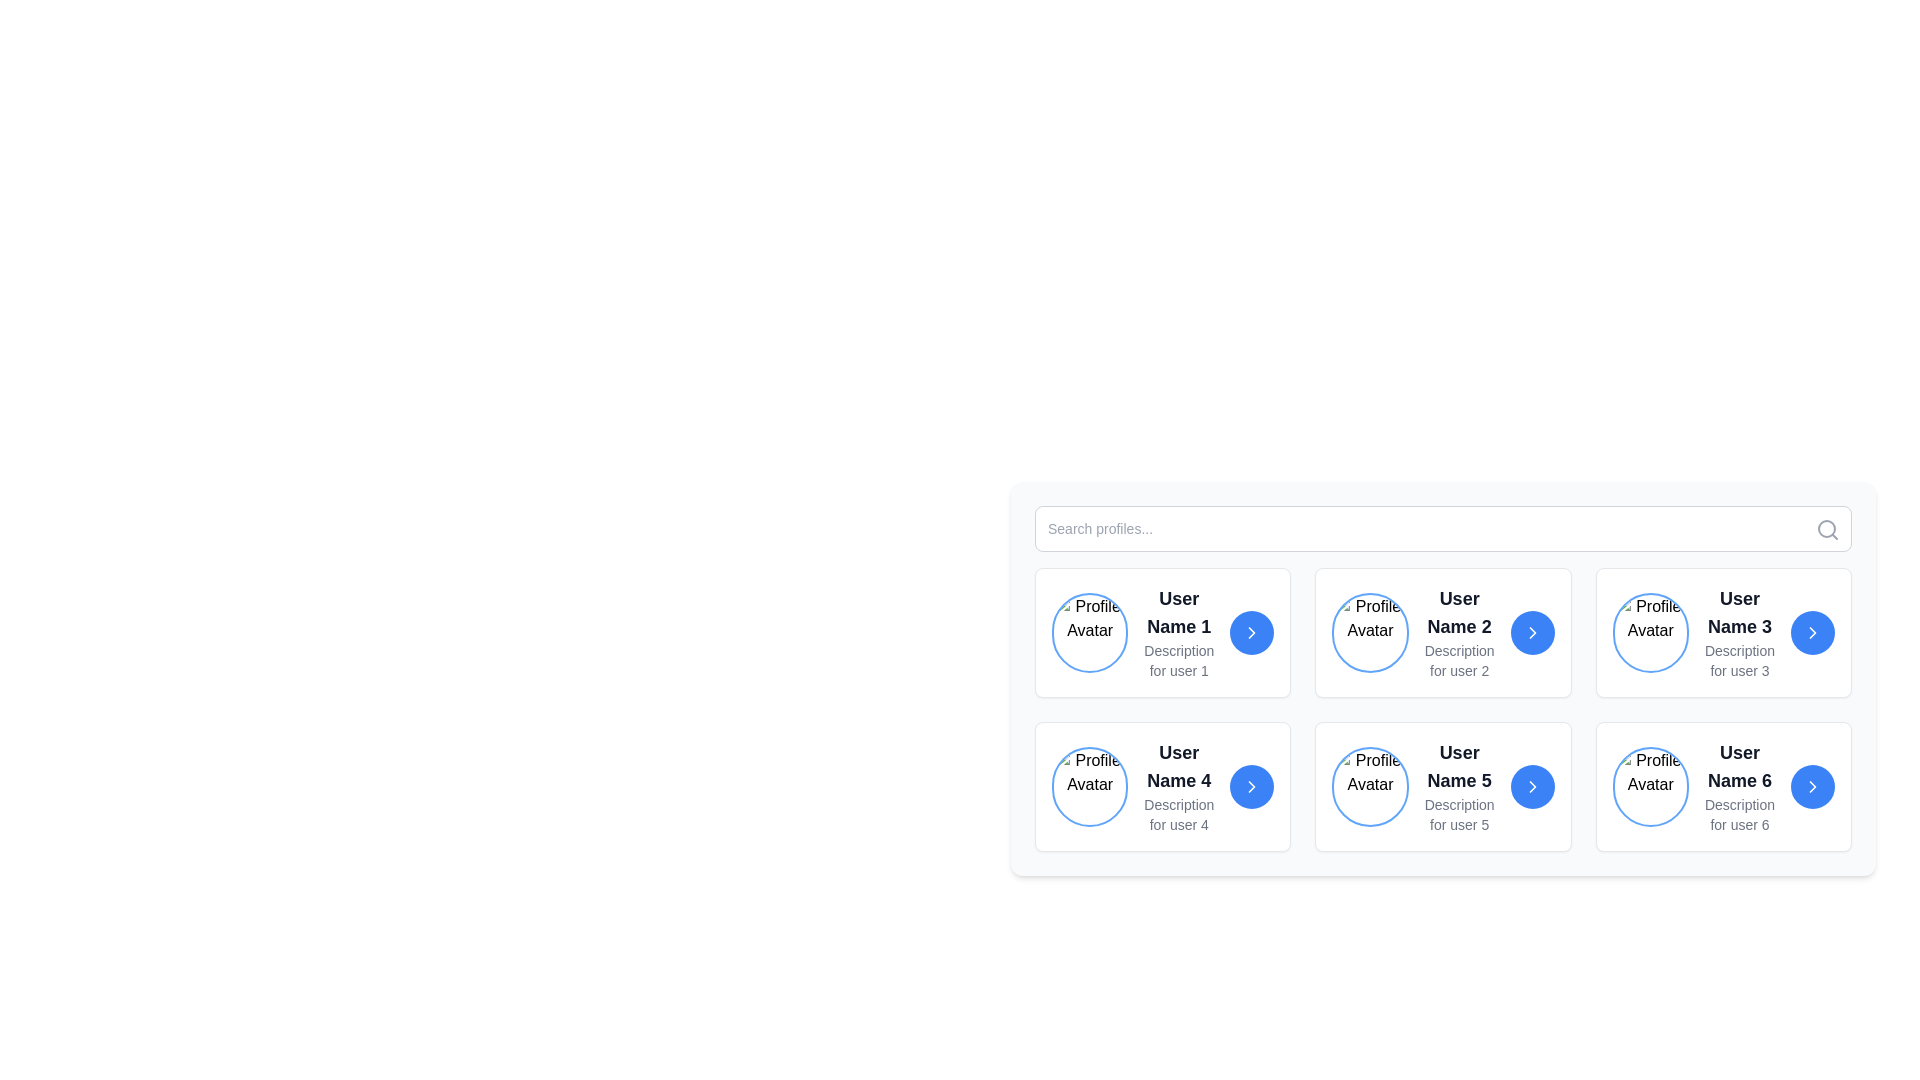 This screenshot has height=1080, width=1920. I want to click on the right-facing chevron icon with a clean outline, which is located on the third profile card ('User Name 3') from the top-left within the grid of user profiles, so click(1813, 632).